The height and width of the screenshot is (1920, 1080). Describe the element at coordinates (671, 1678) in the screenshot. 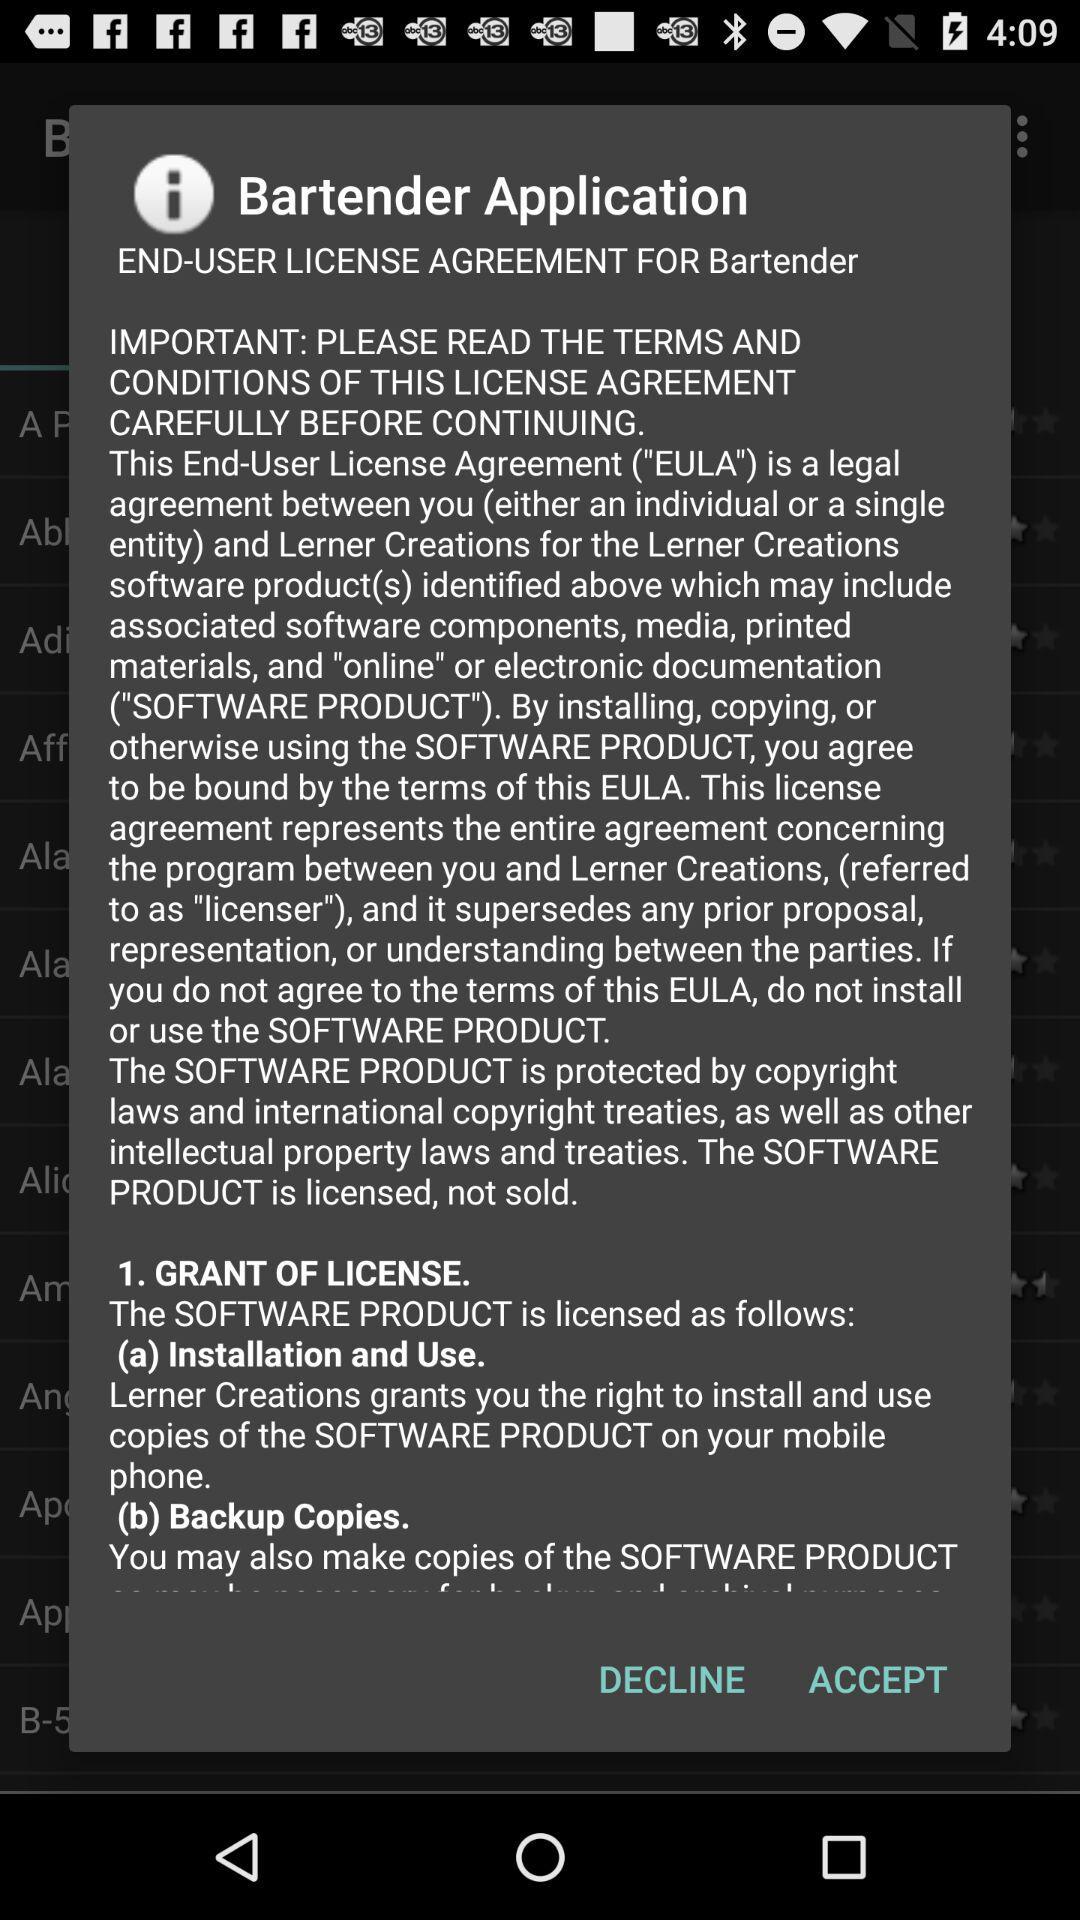

I see `the icon next to the accept item` at that location.